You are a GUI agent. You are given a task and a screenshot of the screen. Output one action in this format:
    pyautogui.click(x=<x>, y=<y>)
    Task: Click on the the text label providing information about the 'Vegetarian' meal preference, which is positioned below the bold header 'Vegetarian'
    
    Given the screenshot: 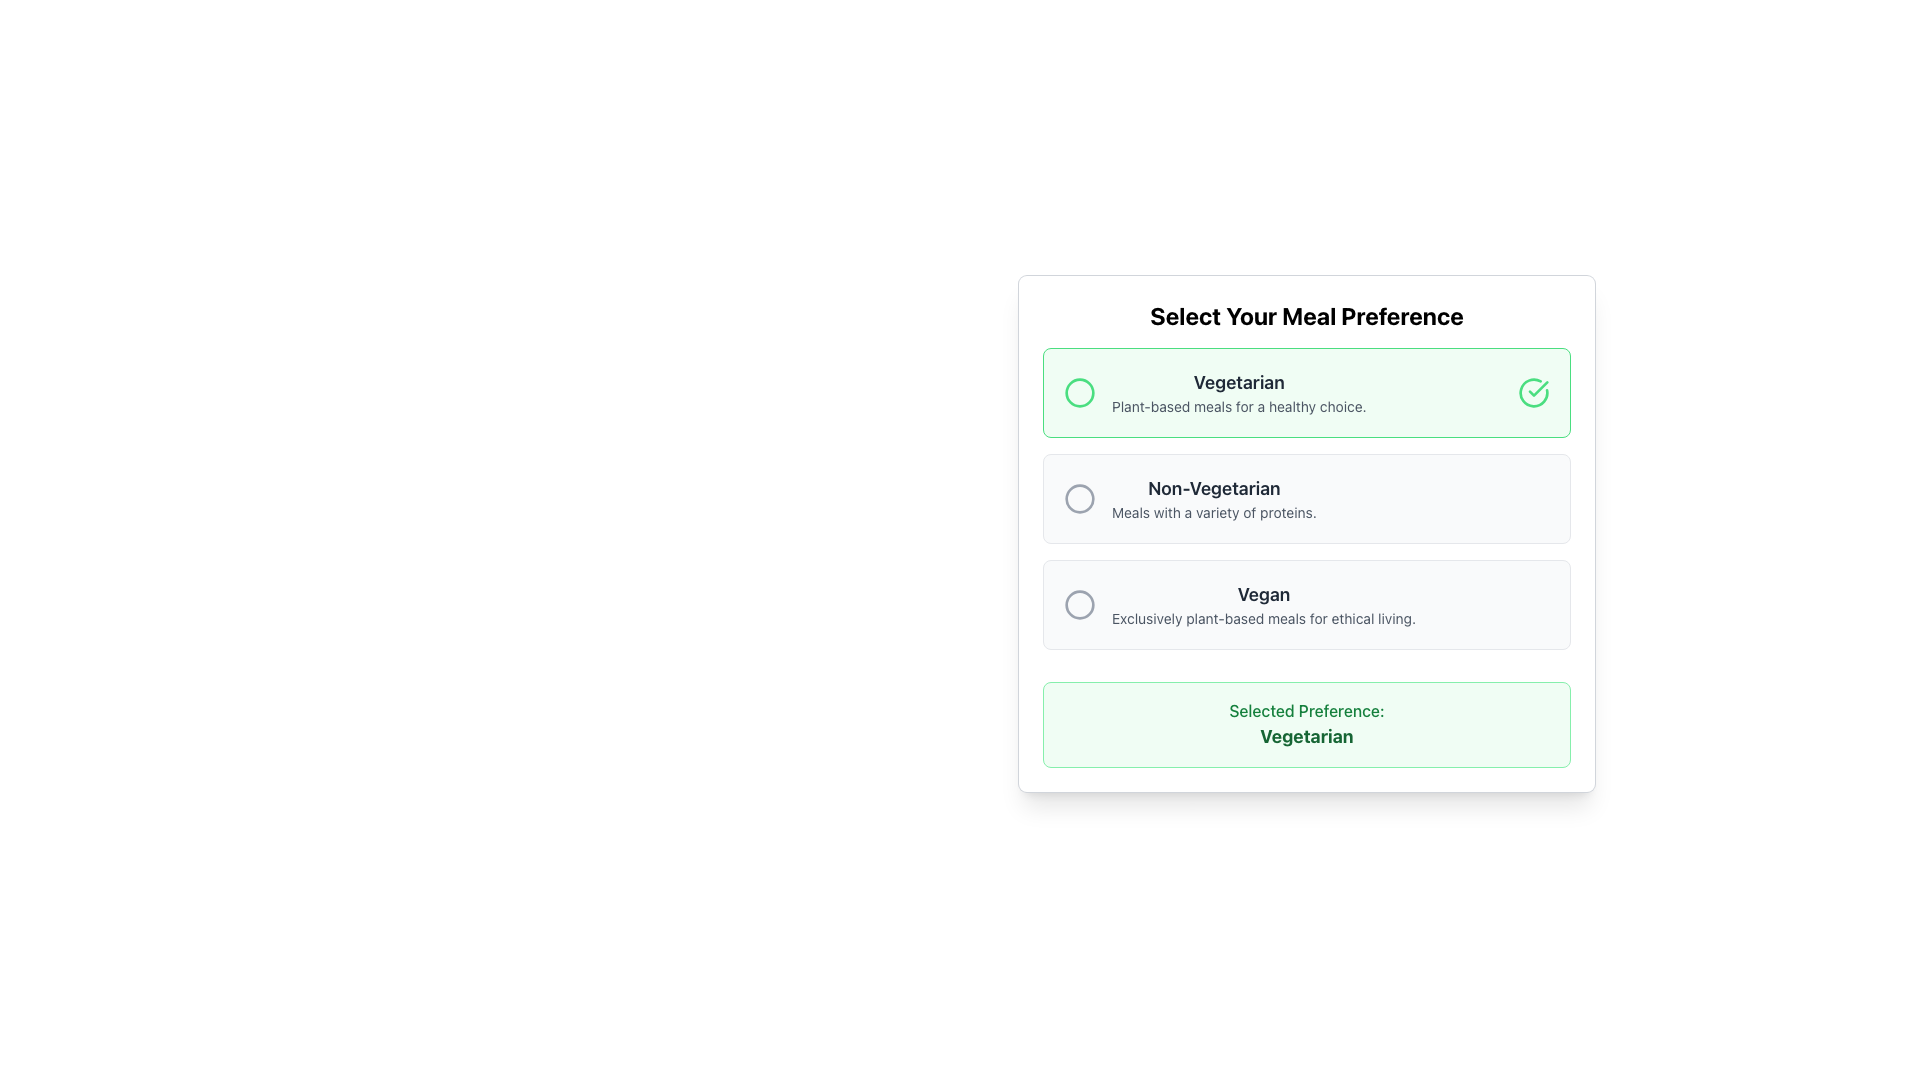 What is the action you would take?
    pyautogui.click(x=1238, y=406)
    